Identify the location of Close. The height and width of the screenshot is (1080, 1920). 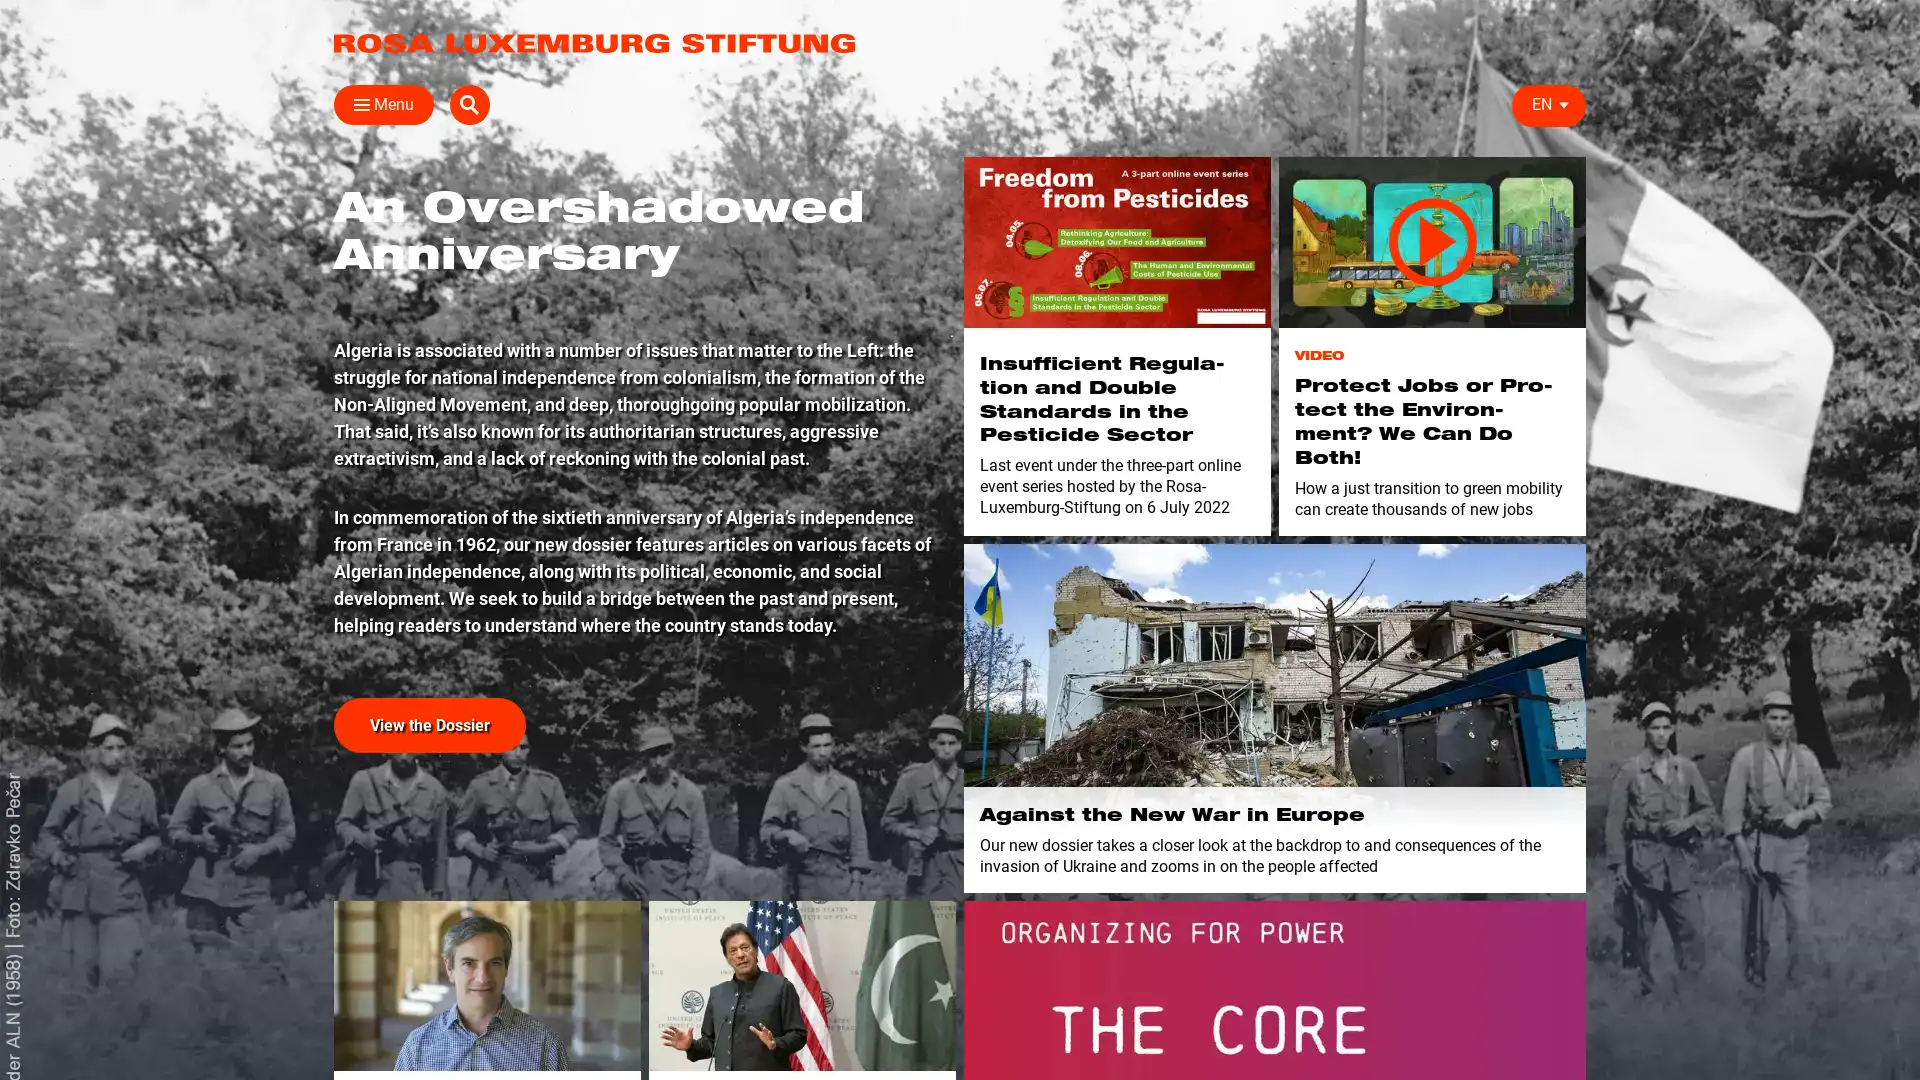
(1562, 146).